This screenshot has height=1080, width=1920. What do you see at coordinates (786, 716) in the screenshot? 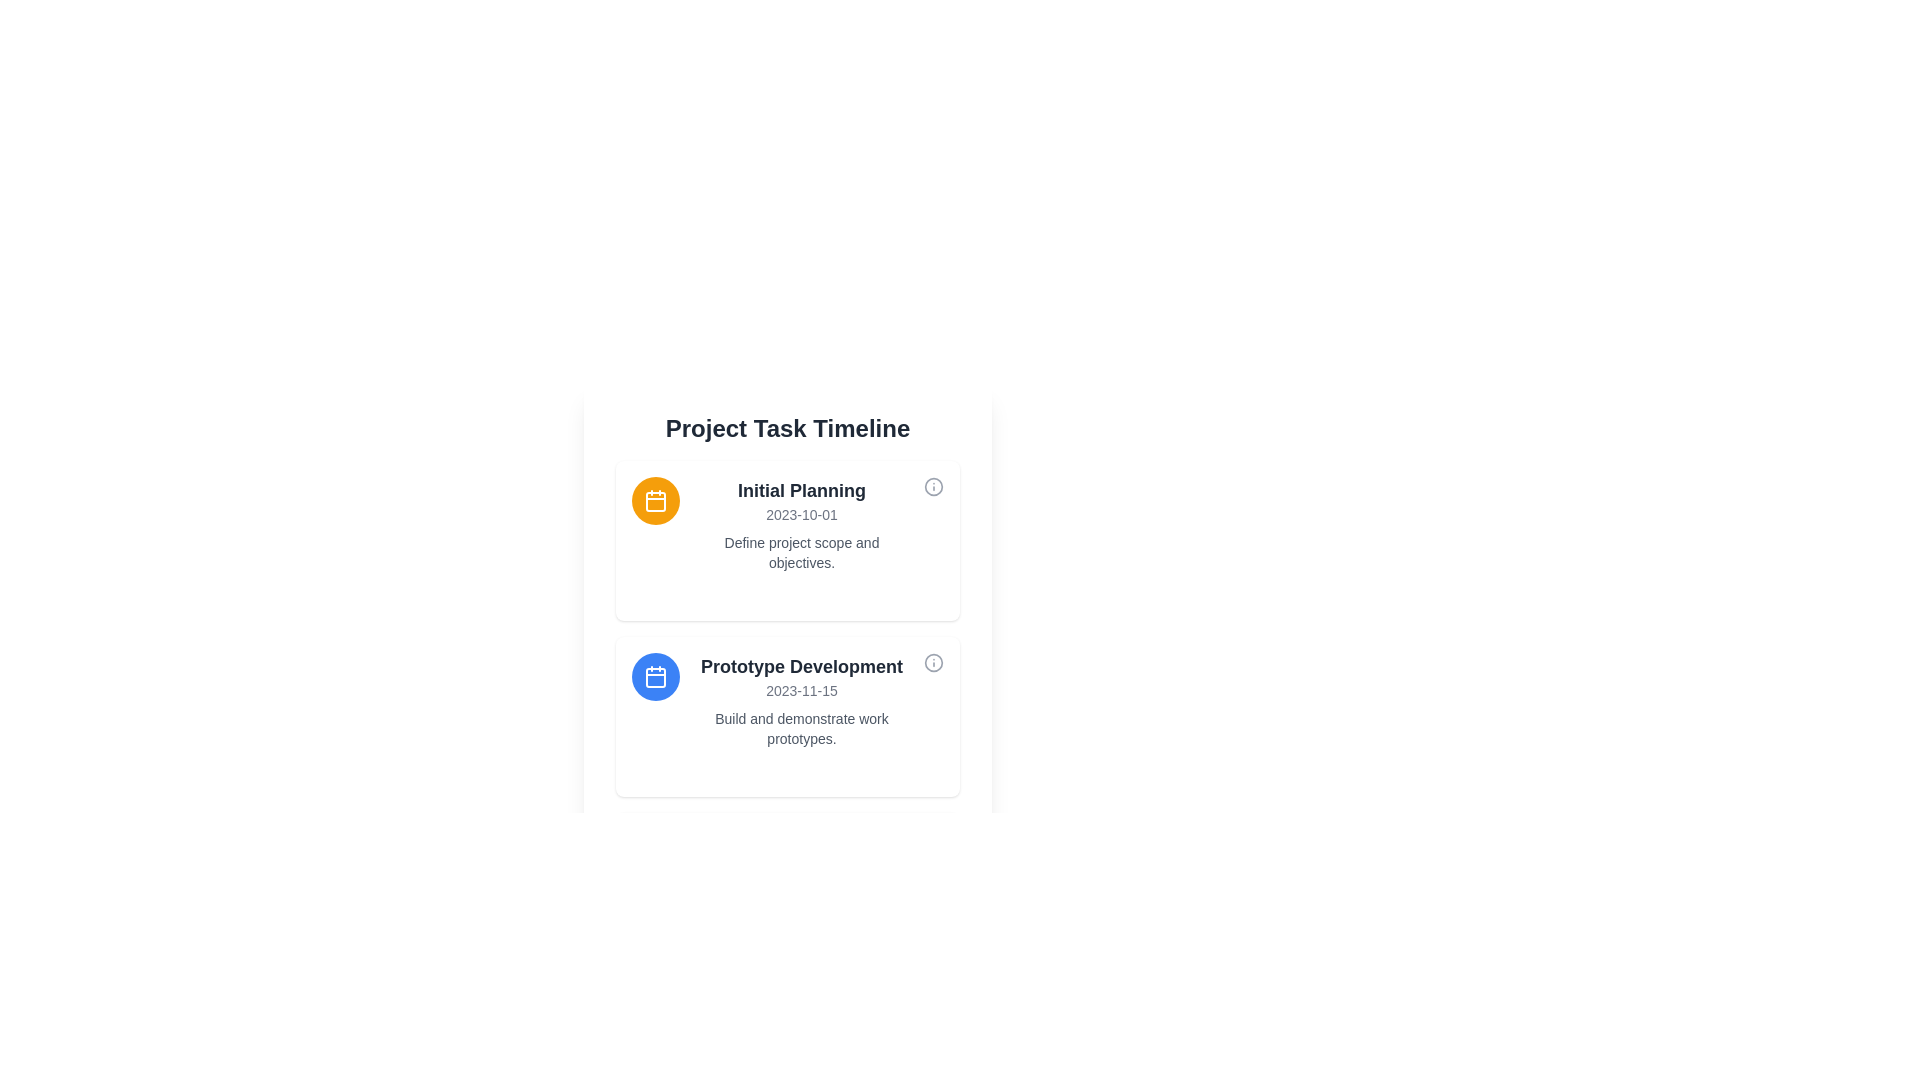
I see `the second task item in the 'Project Task Timeline' list, which contains headers, dates, and colored status indicators, located between 'Initial Planning' and 'Final Delivery'` at bounding box center [786, 716].